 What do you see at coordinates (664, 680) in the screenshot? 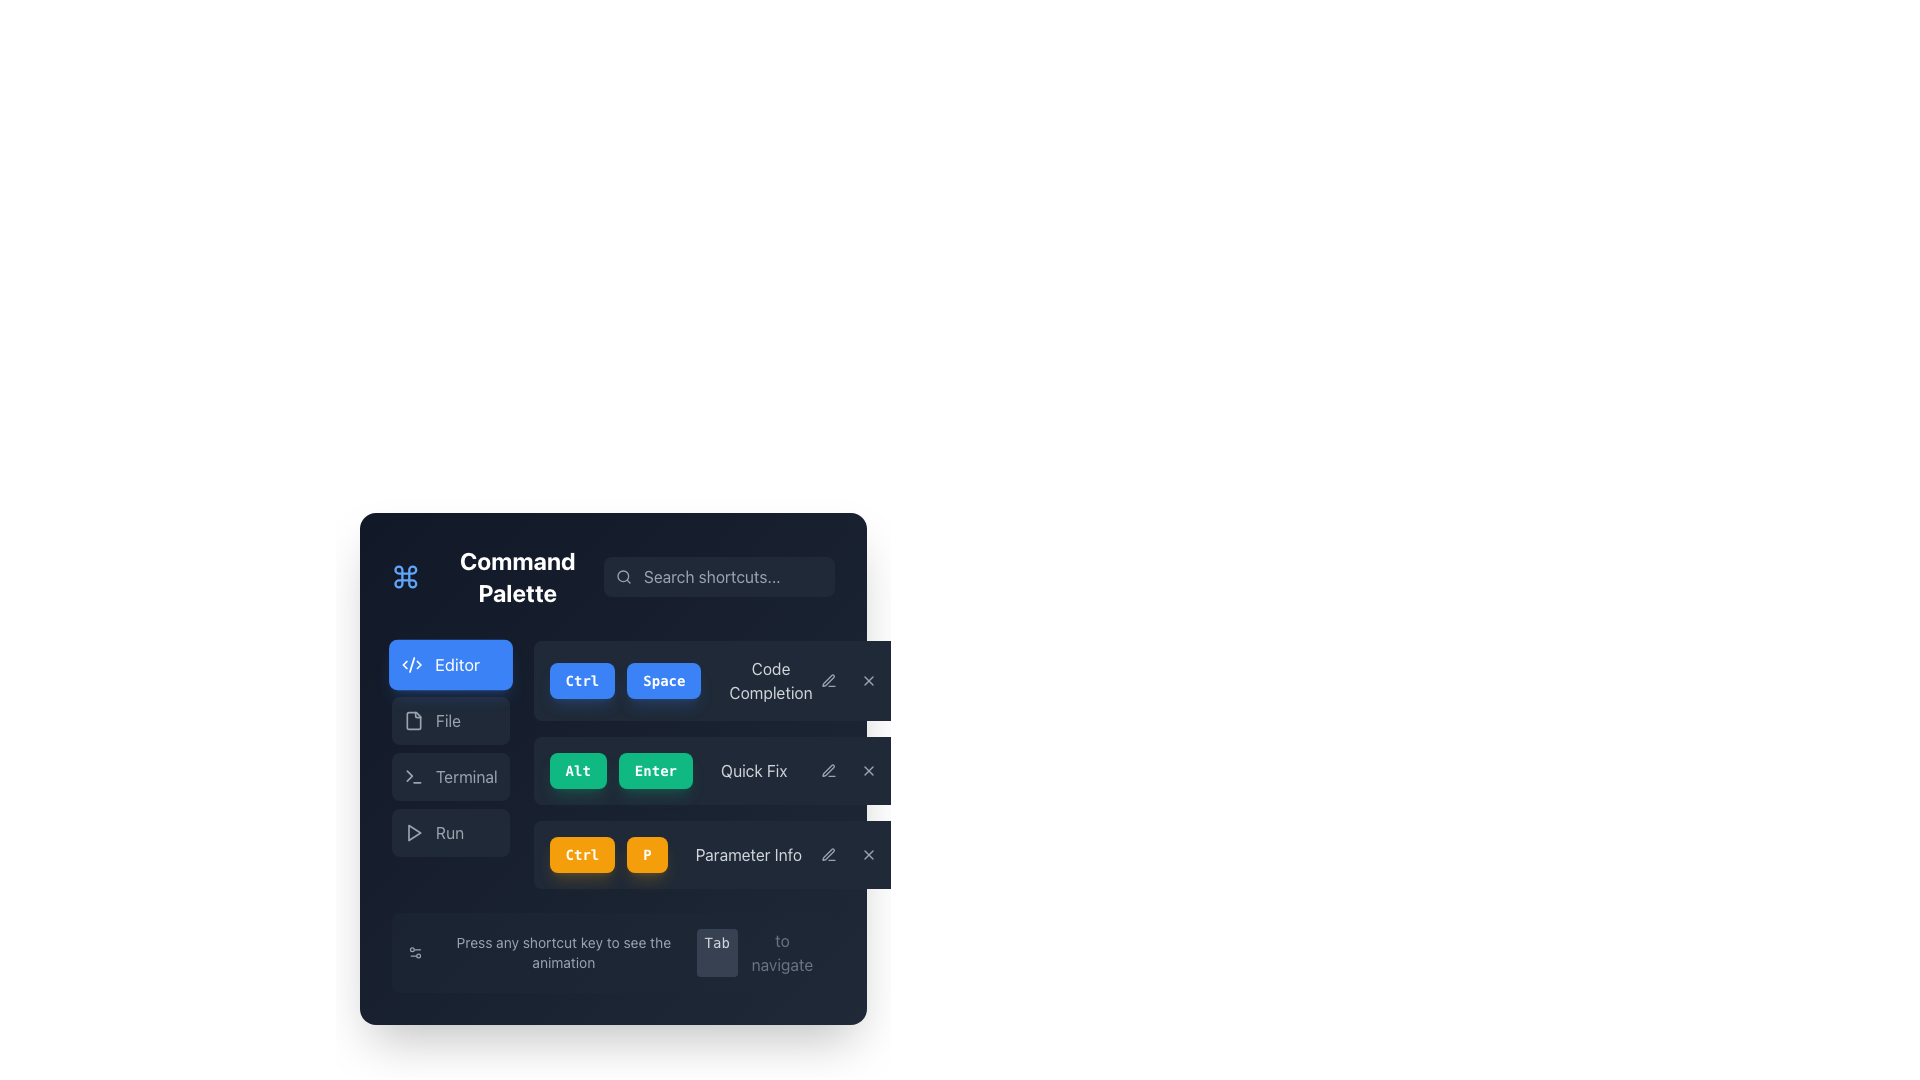
I see `the 'Space' button in the command palette interface, located between the 'Ctrl' button on the left and the 'Code Completion' button on the right` at bounding box center [664, 680].